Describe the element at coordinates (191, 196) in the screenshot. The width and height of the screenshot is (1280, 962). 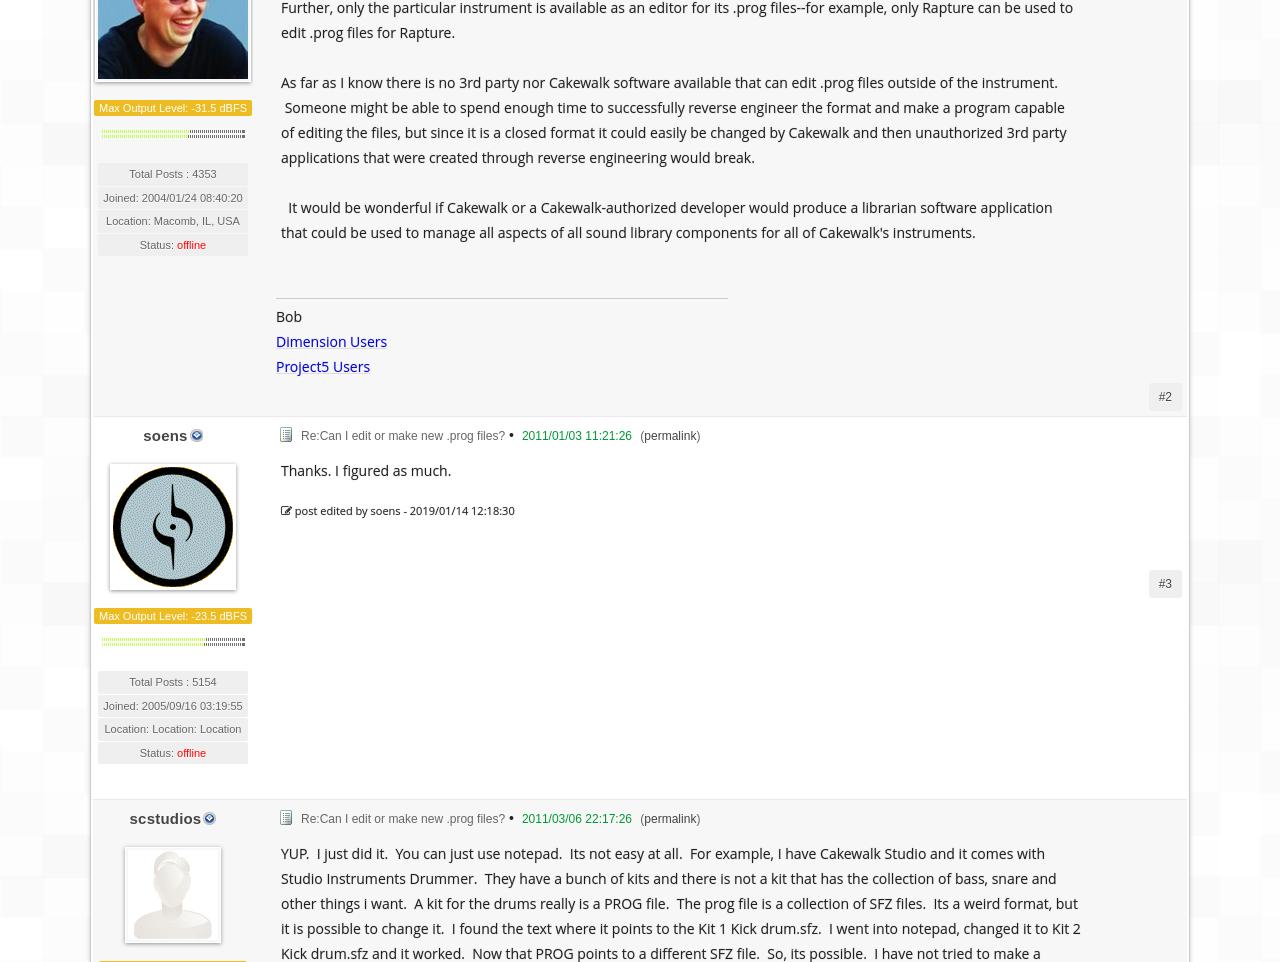
I see `'2004/01/24 08:40:20'` at that location.